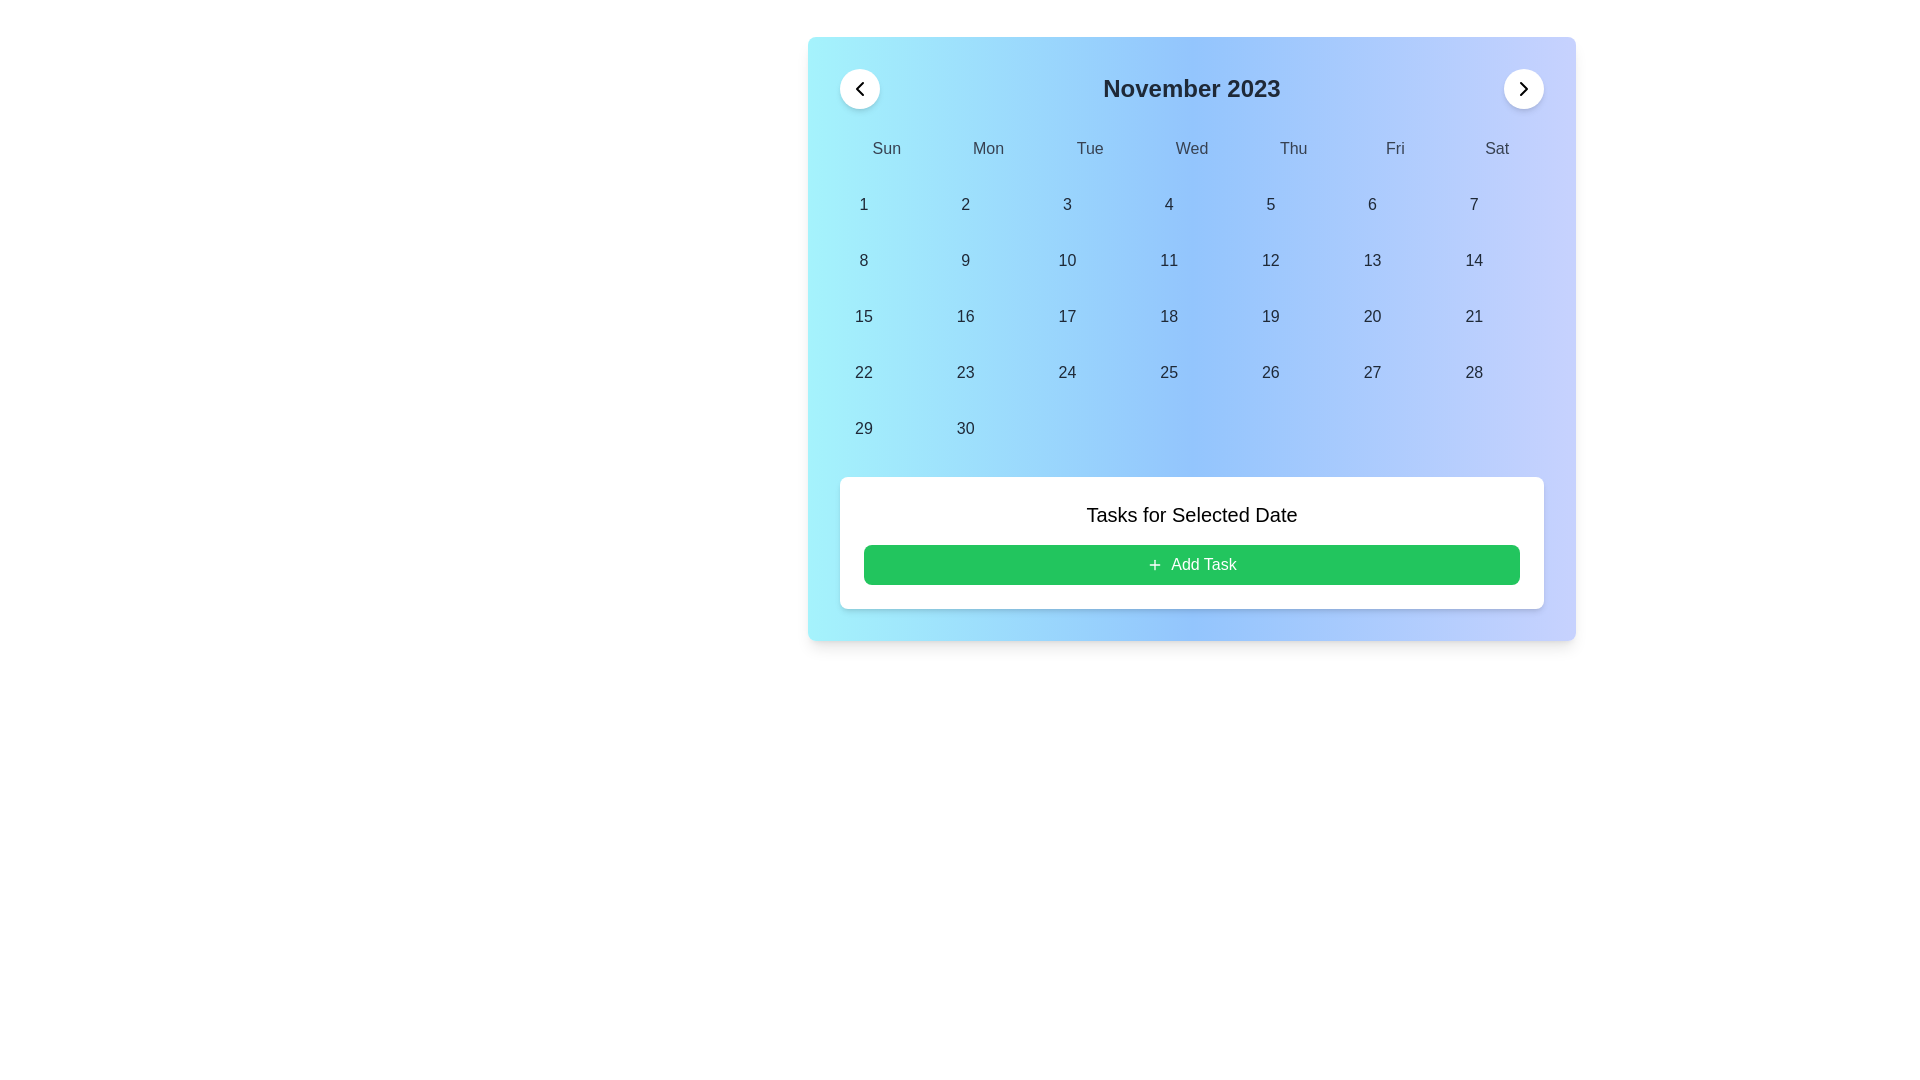 The width and height of the screenshot is (1920, 1080). I want to click on the calendar date selector button displaying the number '7', which is styled as a rounded square with a light hover effect, located in the first row and seventh column of the calendar interface, so click(1474, 204).